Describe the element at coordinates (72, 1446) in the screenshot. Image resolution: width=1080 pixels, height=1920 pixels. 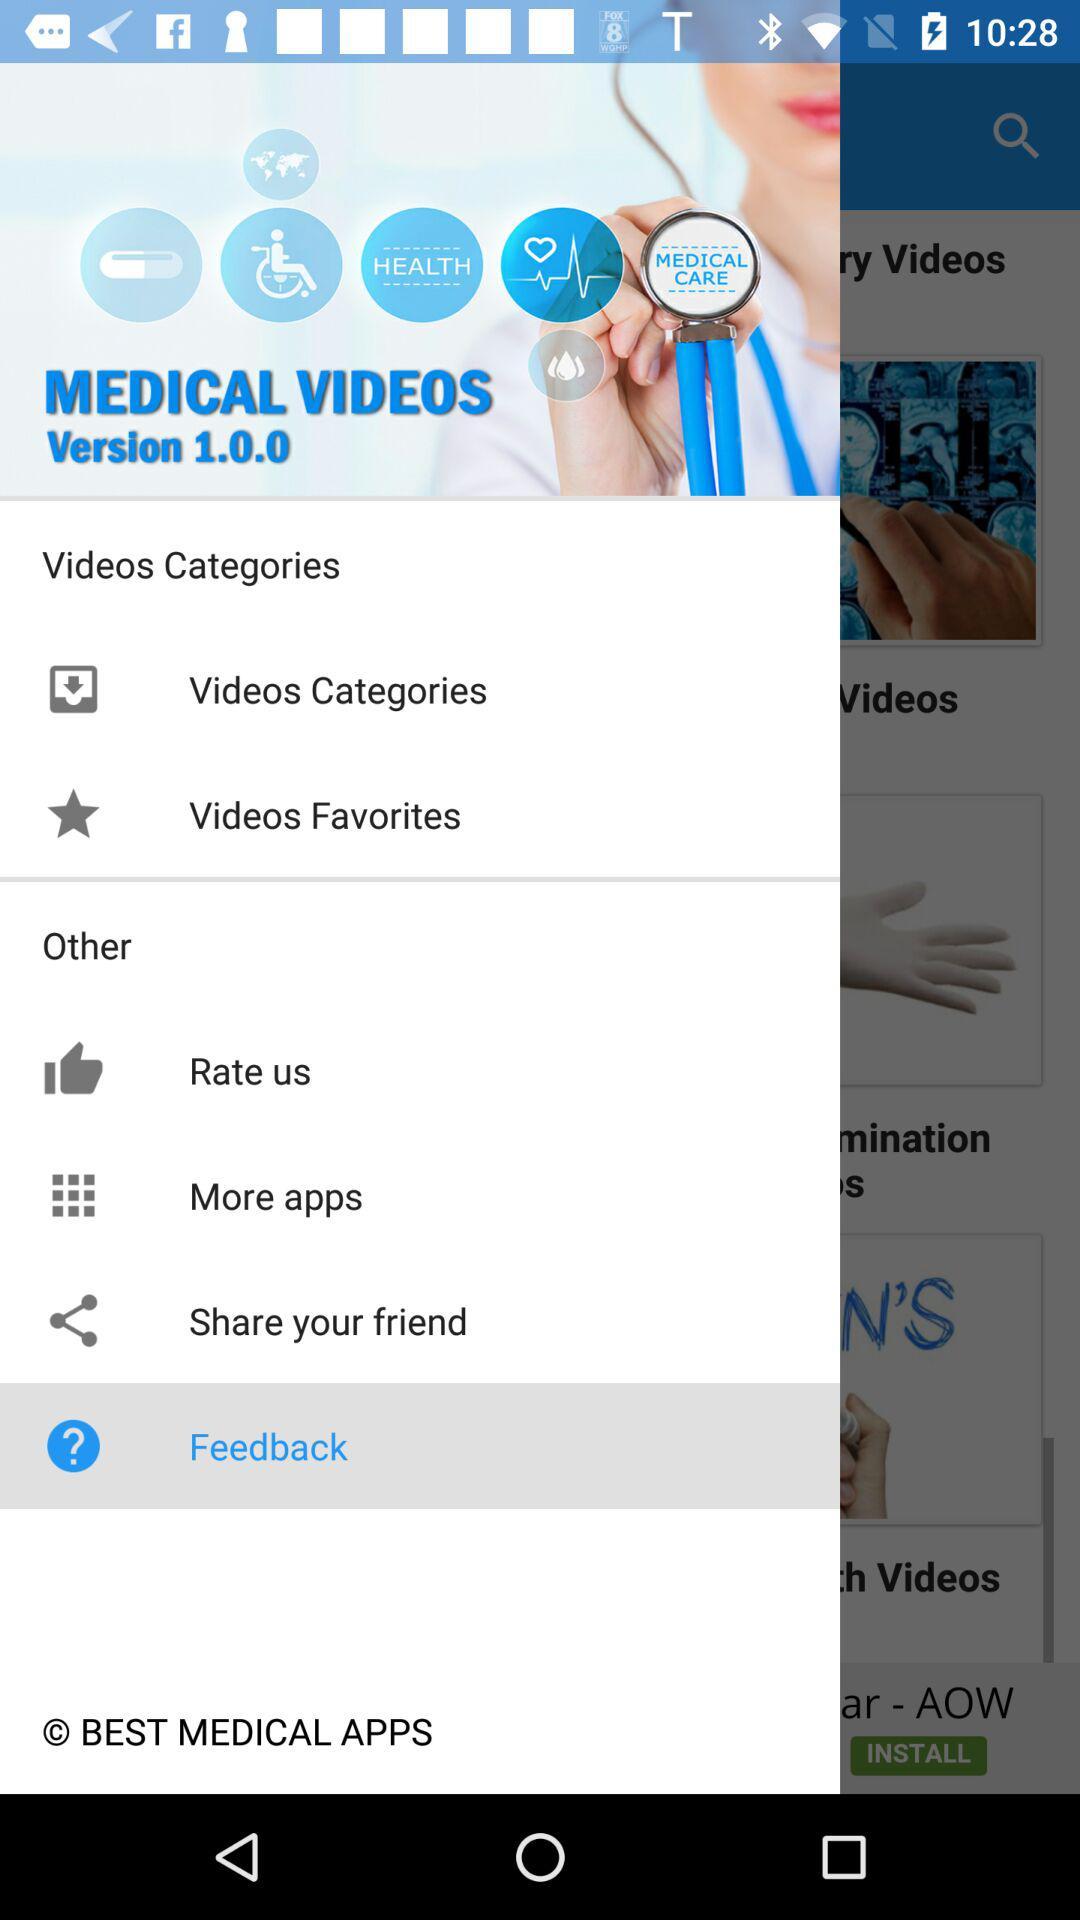
I see `the feedback icon` at that location.